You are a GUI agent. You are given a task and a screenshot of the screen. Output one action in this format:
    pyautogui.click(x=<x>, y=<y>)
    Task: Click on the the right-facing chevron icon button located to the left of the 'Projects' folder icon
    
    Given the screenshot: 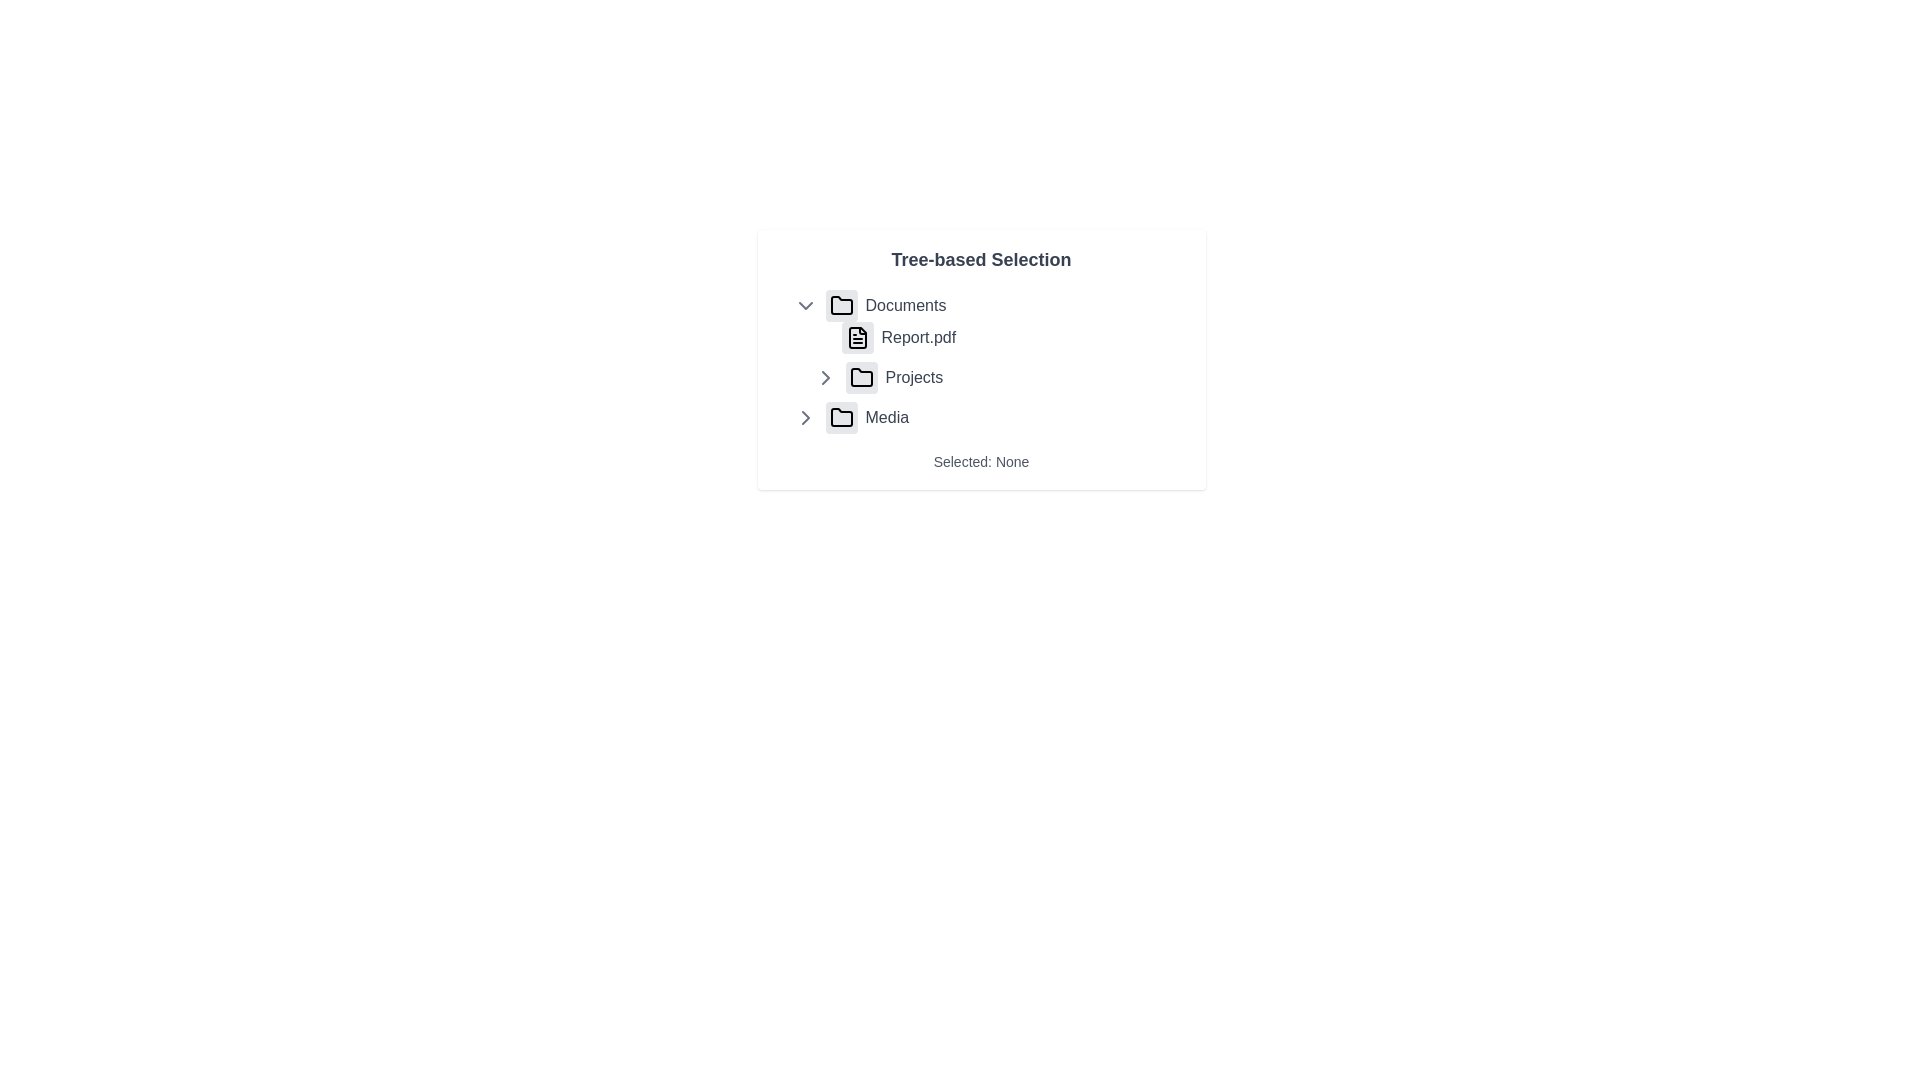 What is the action you would take?
    pyautogui.click(x=805, y=416)
    